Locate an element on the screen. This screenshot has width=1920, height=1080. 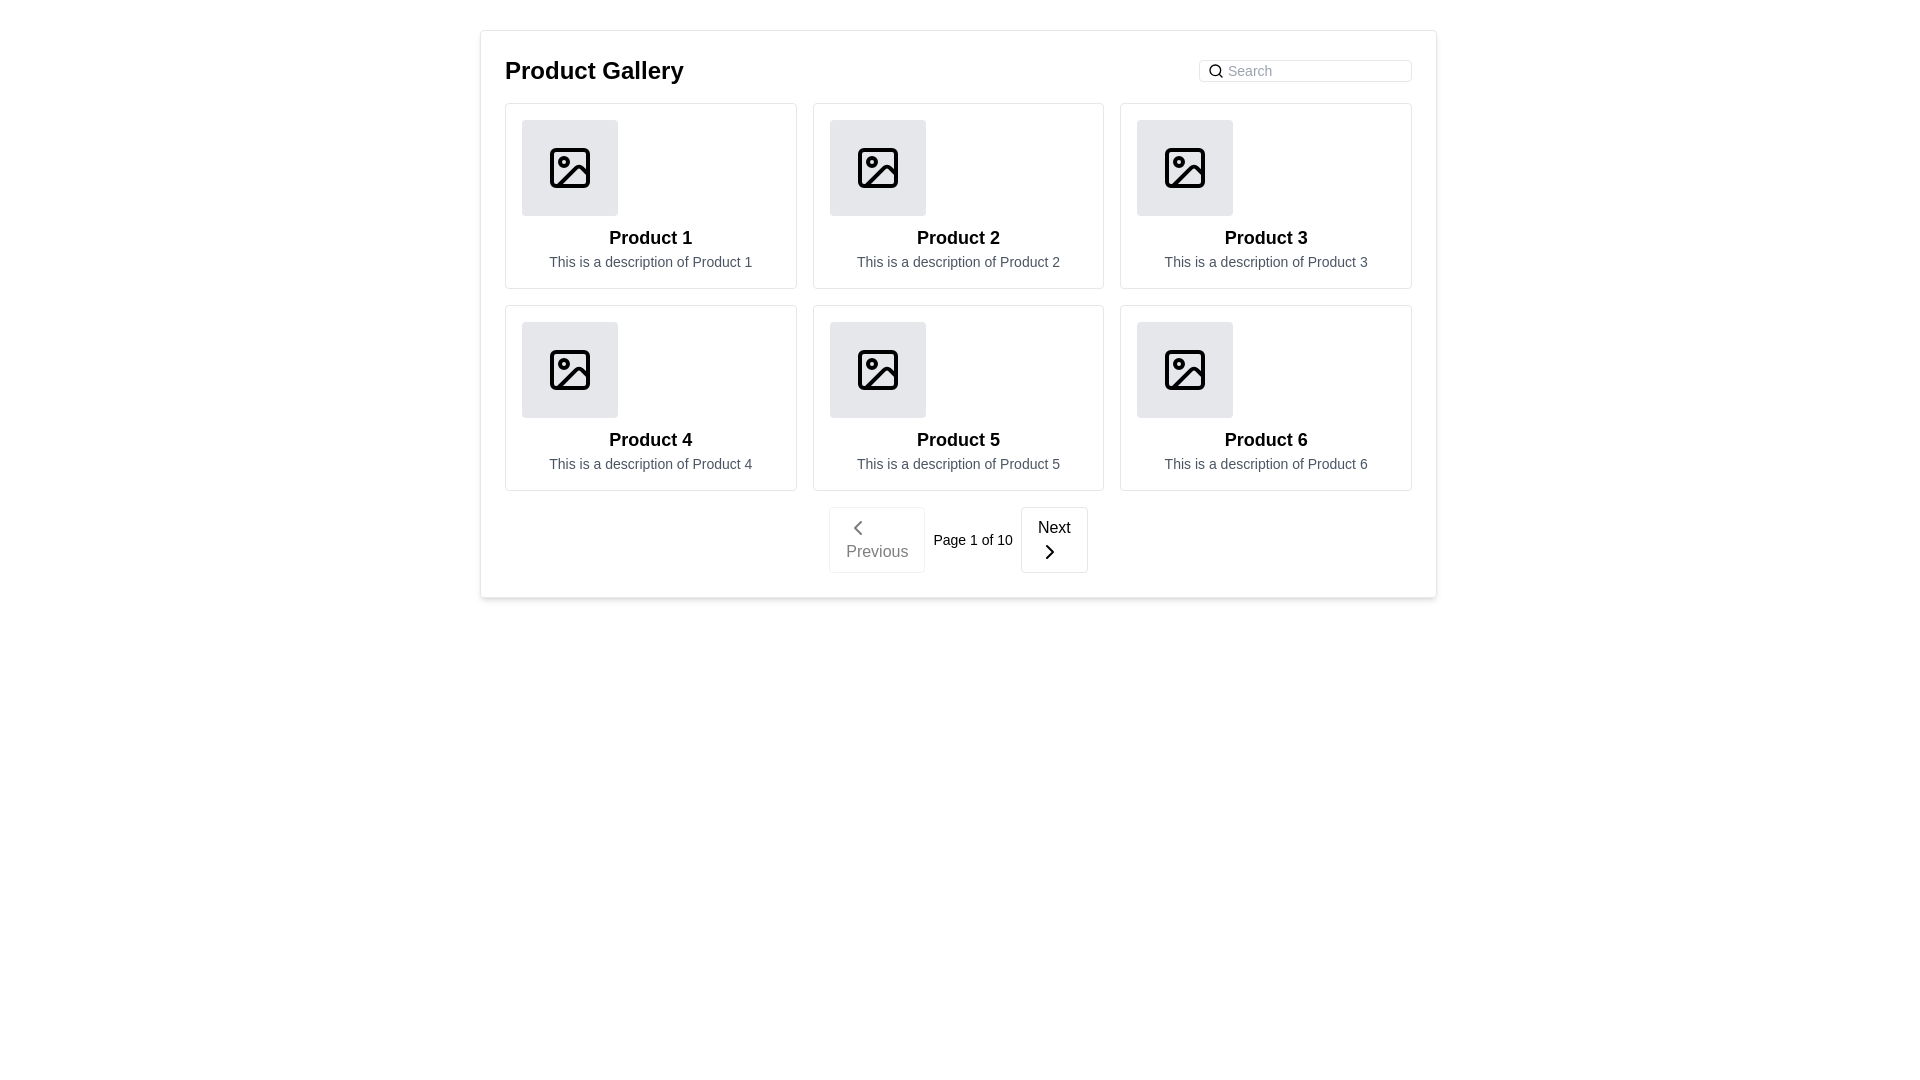
the circular graphical icon within the SVG that represents a part of the magnifying glass design to initiate a search is located at coordinates (1214, 69).